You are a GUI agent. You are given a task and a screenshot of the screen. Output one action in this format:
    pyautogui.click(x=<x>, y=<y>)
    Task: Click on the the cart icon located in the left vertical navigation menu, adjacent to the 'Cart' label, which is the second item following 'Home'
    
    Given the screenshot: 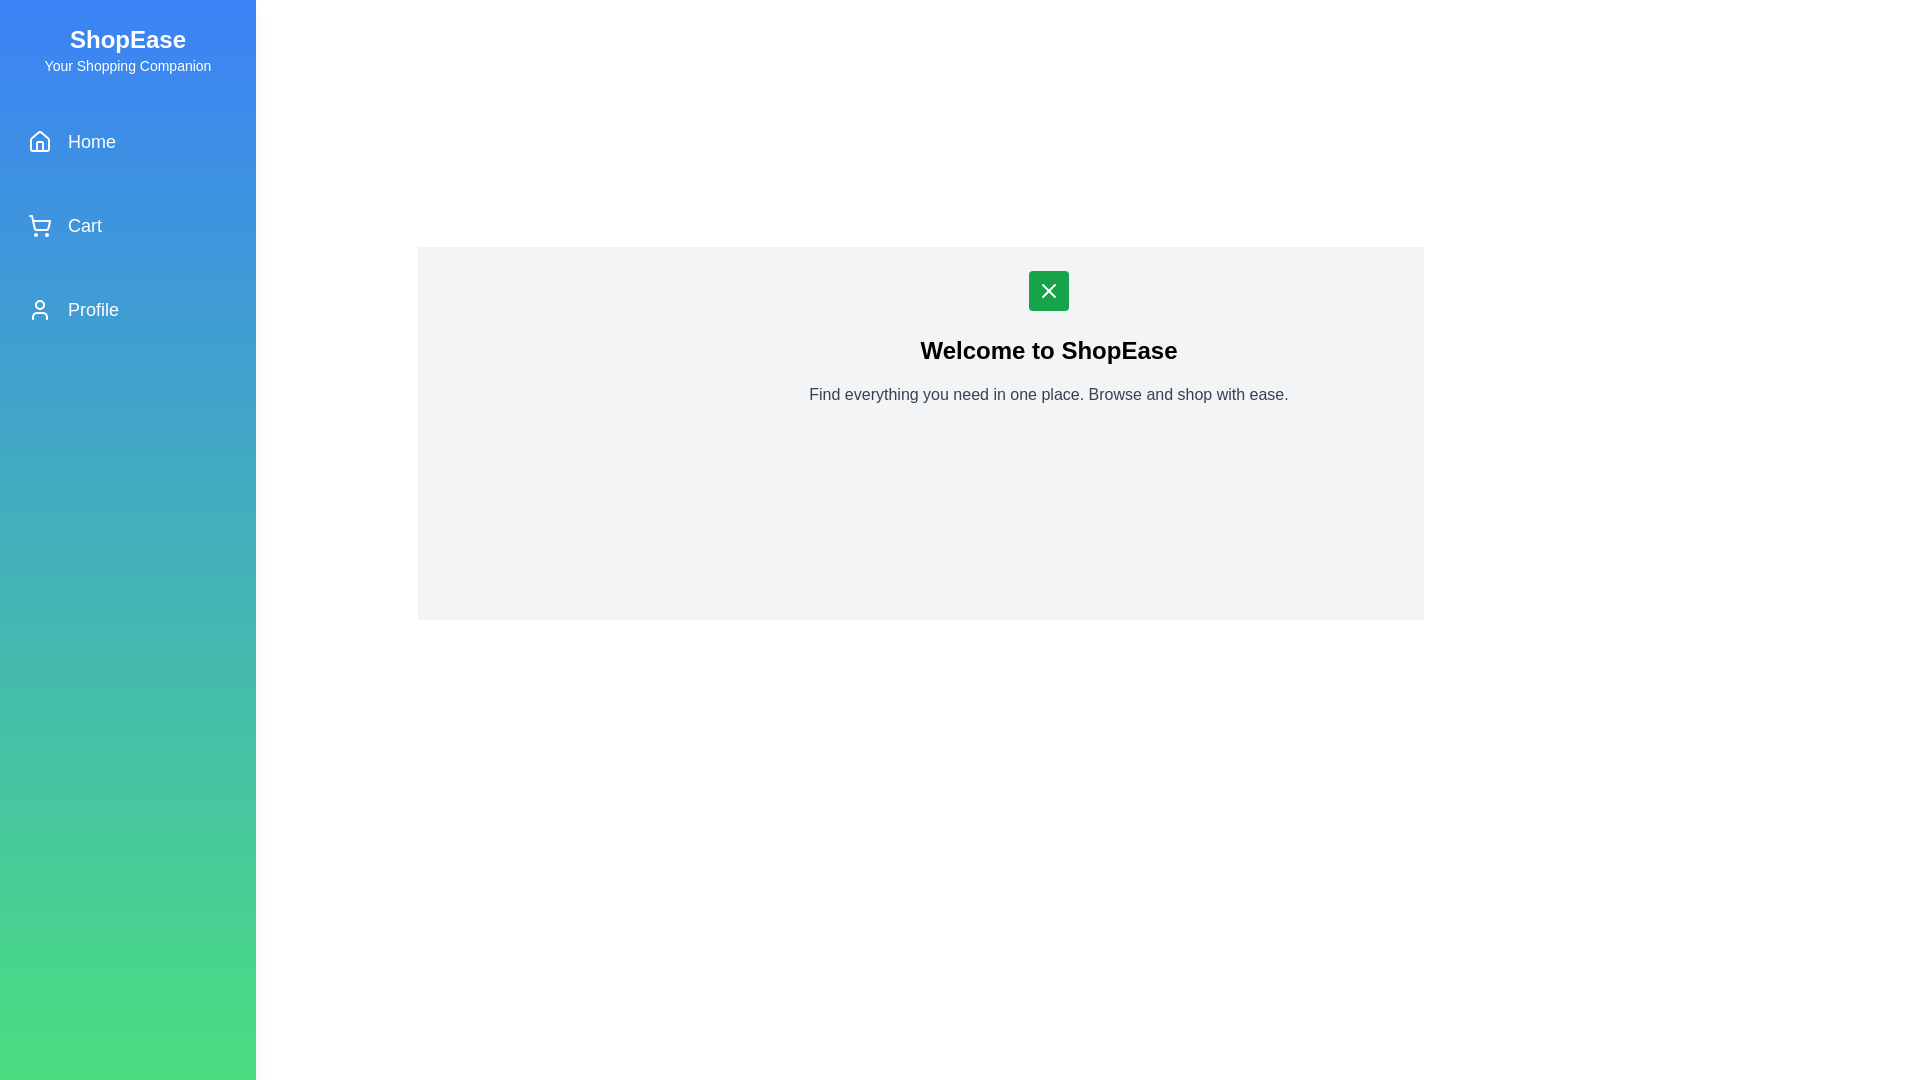 What is the action you would take?
    pyautogui.click(x=39, y=225)
    